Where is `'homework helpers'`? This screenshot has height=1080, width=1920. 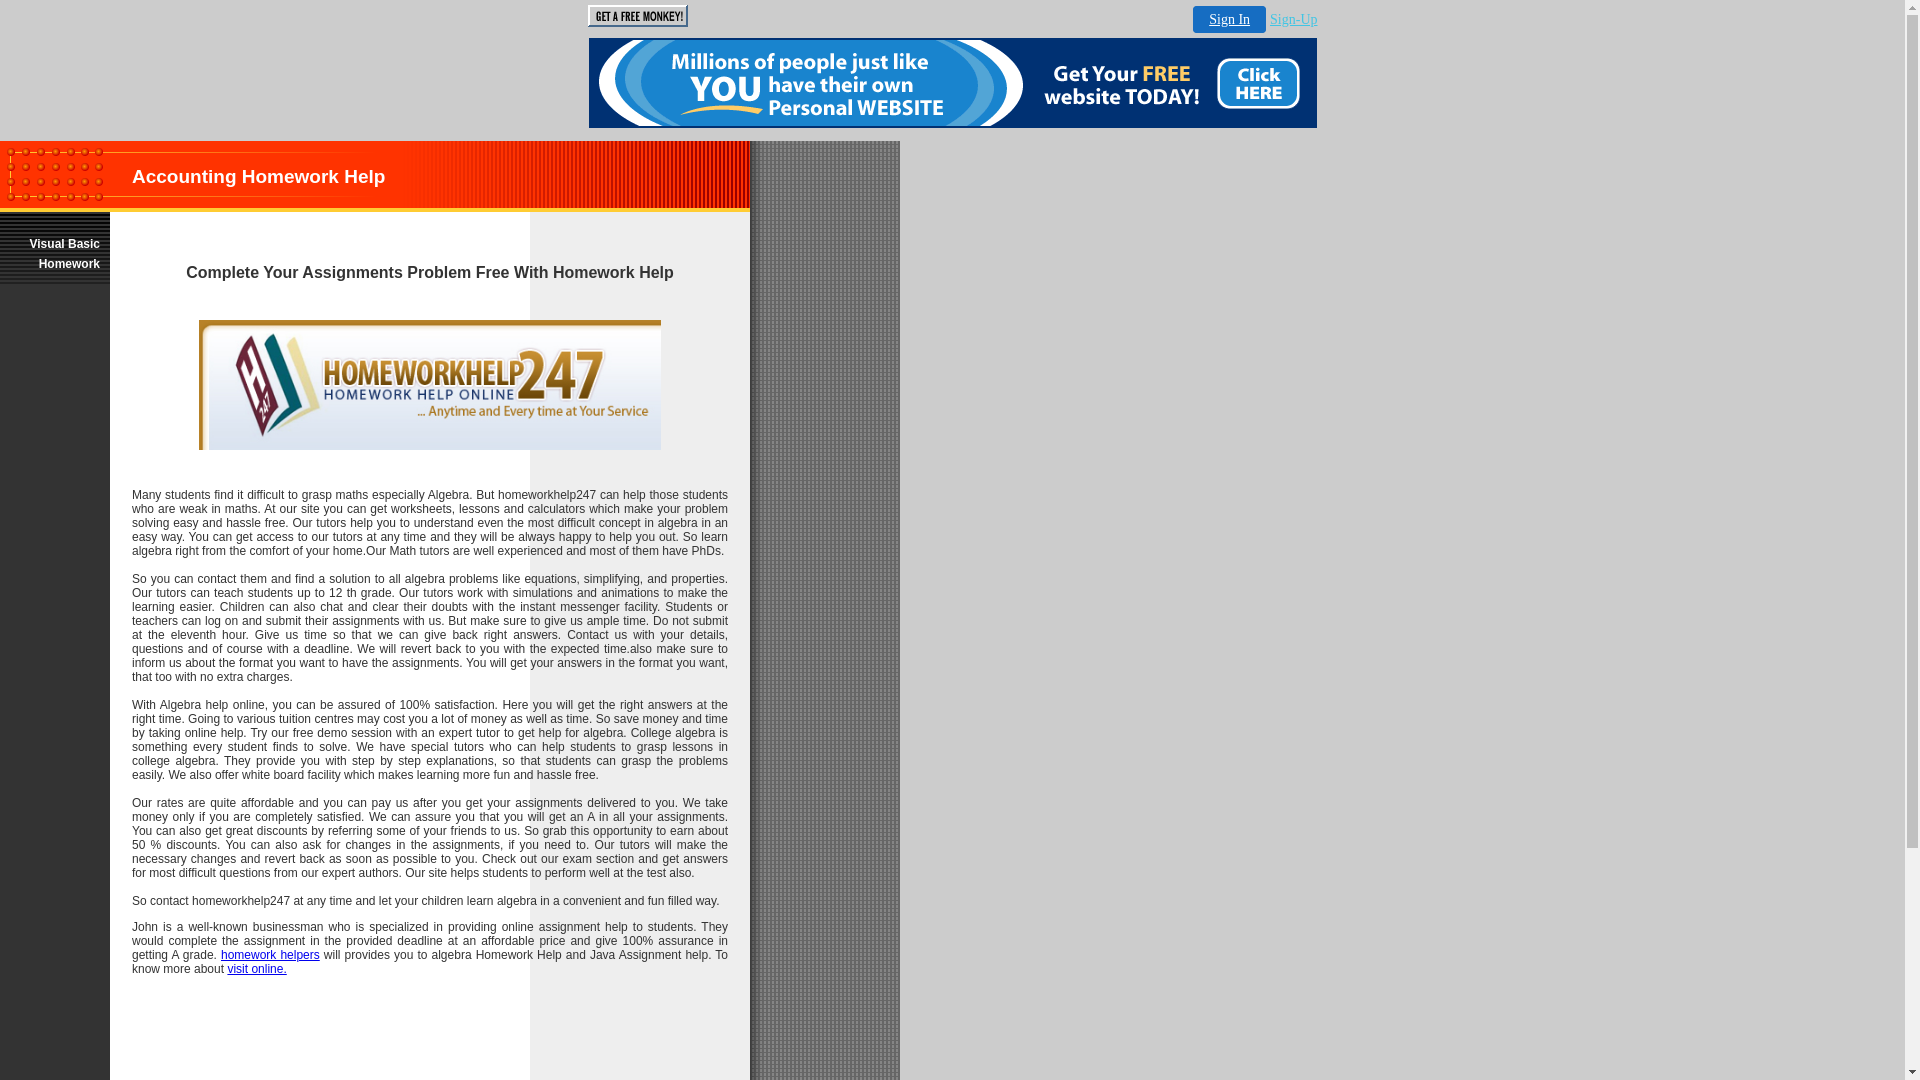
'homework helpers' is located at coordinates (269, 954).